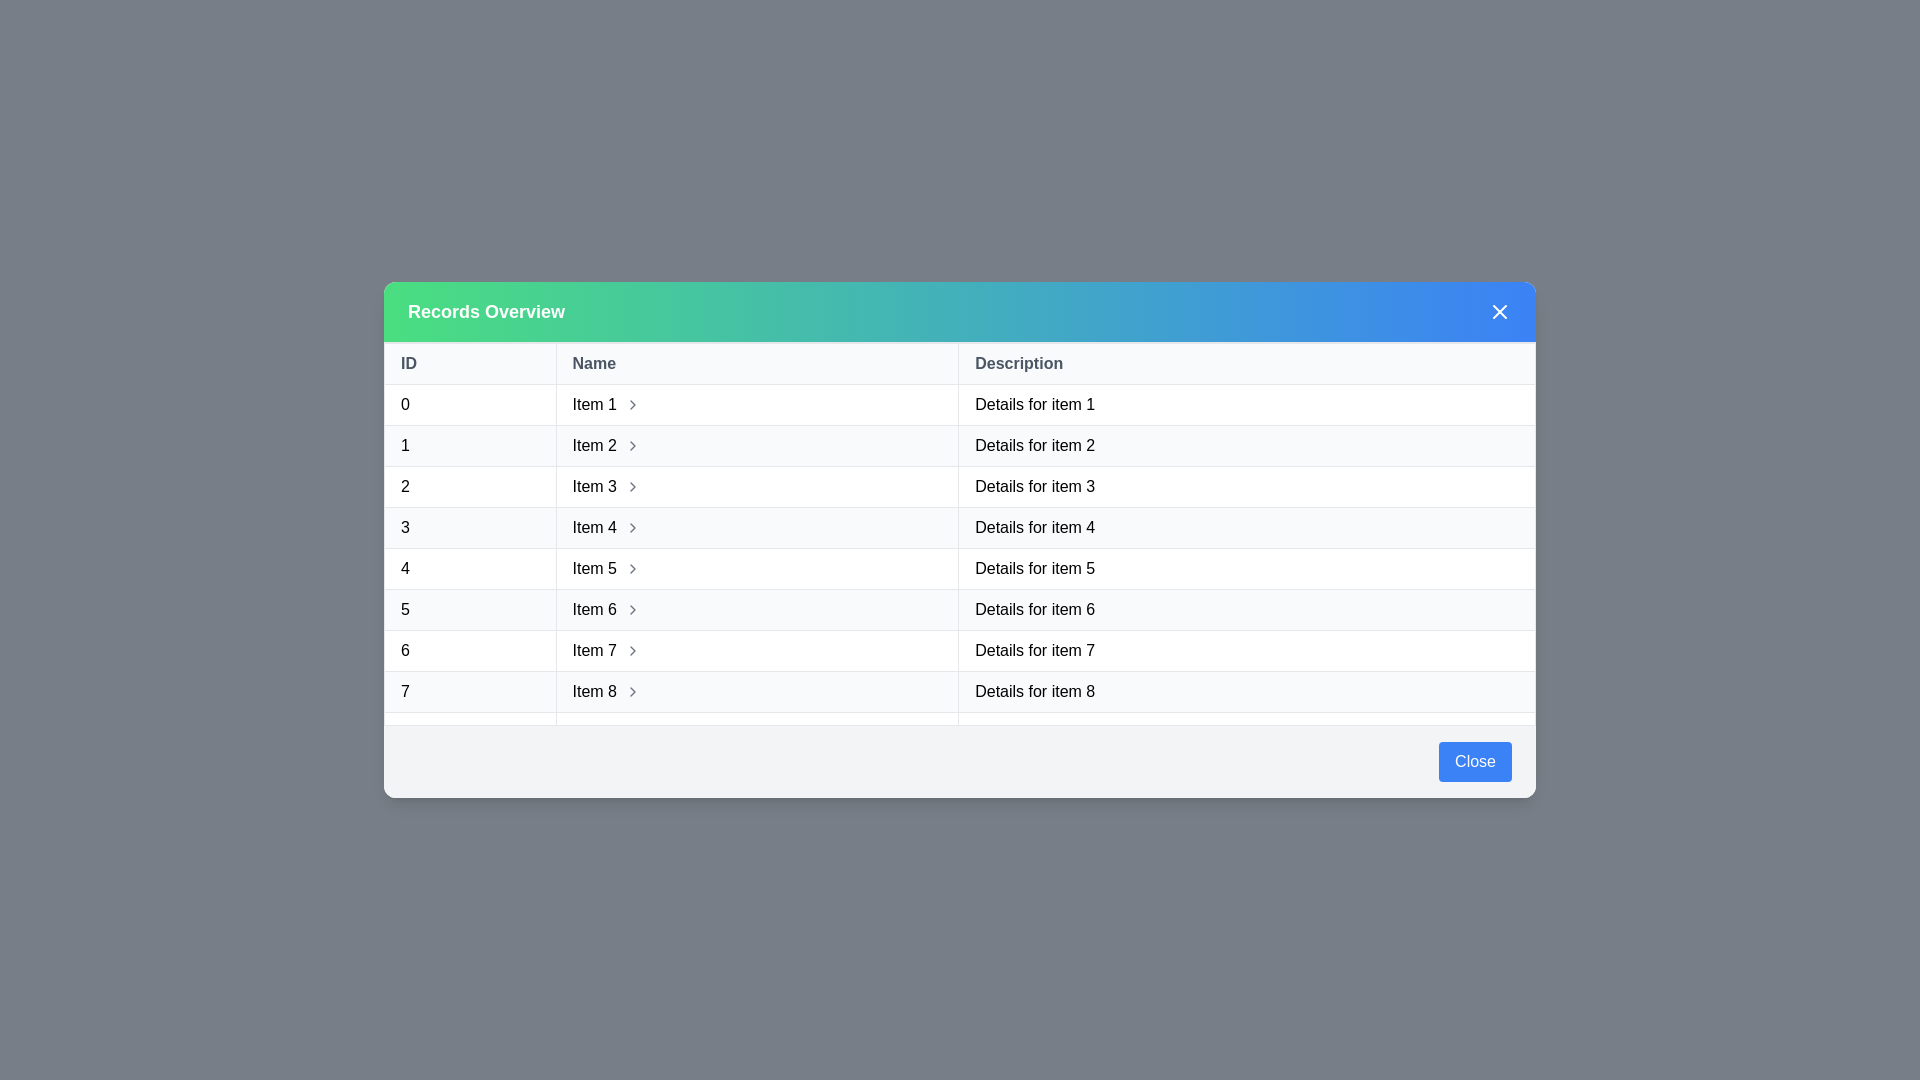 This screenshot has width=1920, height=1080. What do you see at coordinates (499, 400) in the screenshot?
I see `the text of the specified table cell to select it for copying` at bounding box center [499, 400].